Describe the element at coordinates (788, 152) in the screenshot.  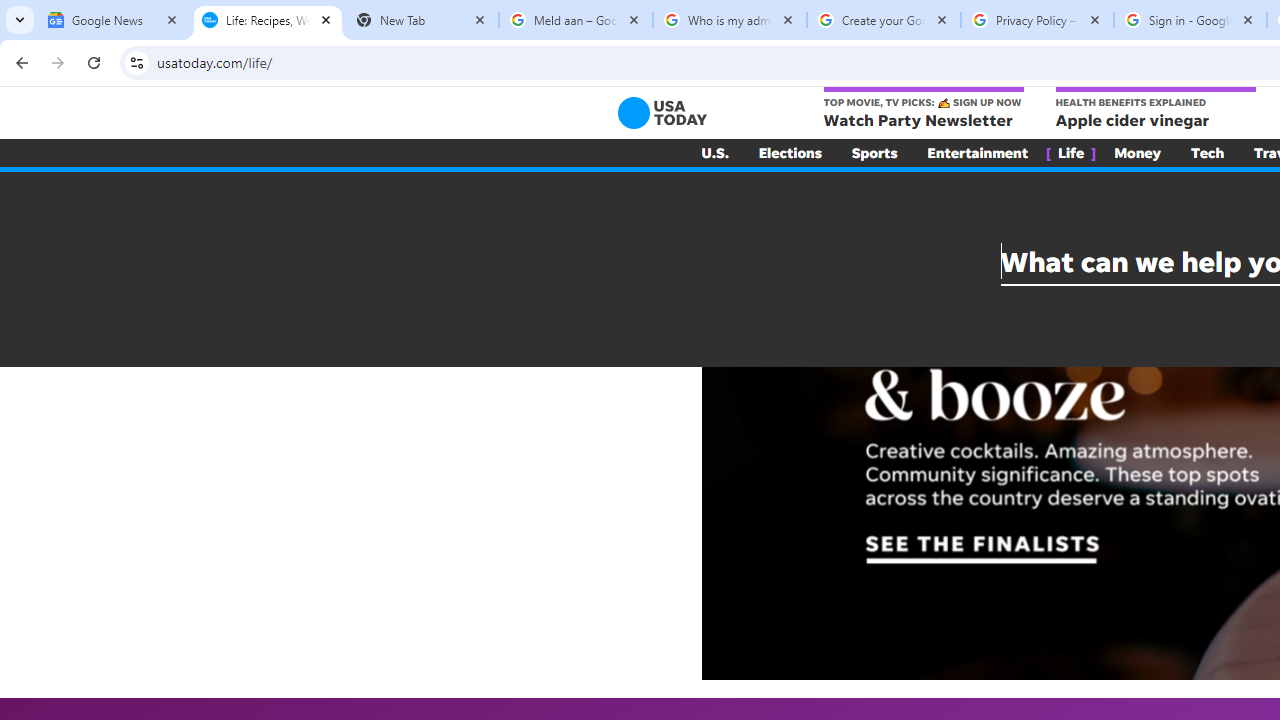
I see `'Elections'` at that location.